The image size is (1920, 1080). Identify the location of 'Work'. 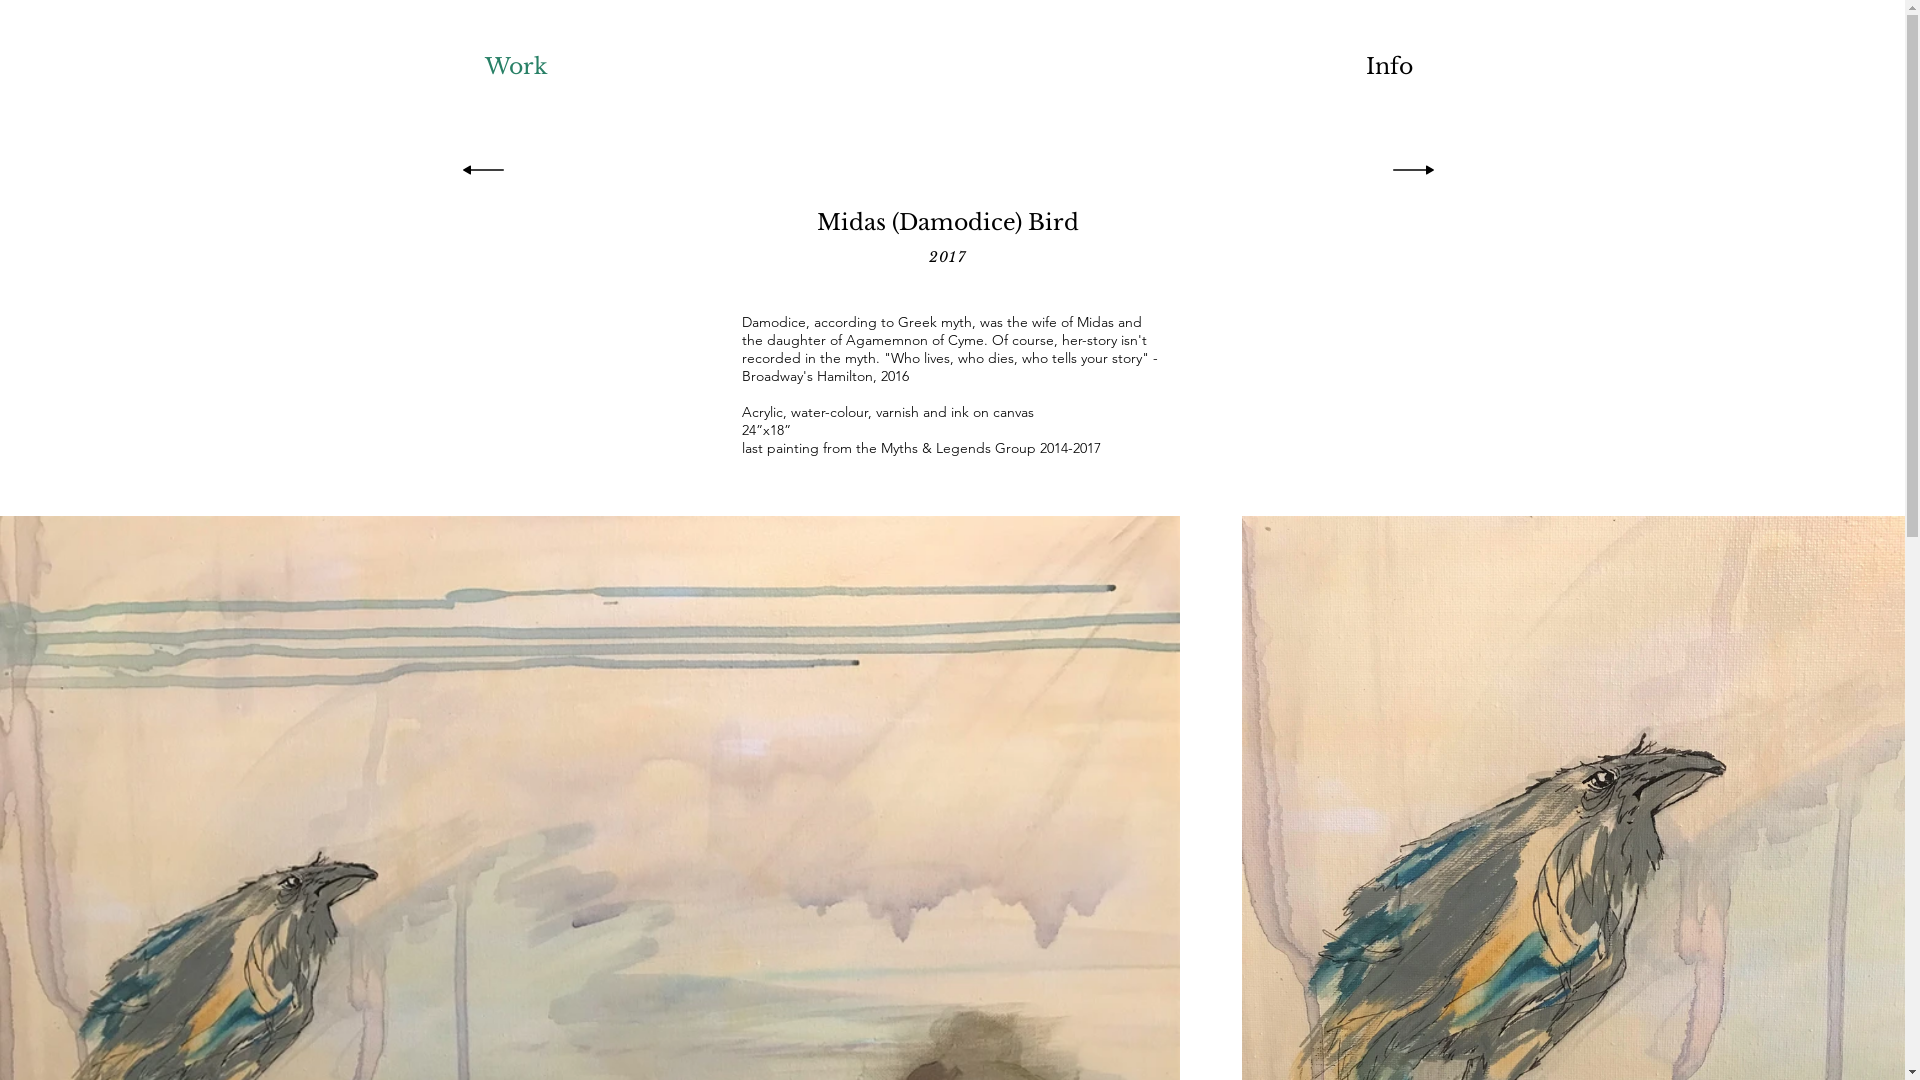
(516, 65).